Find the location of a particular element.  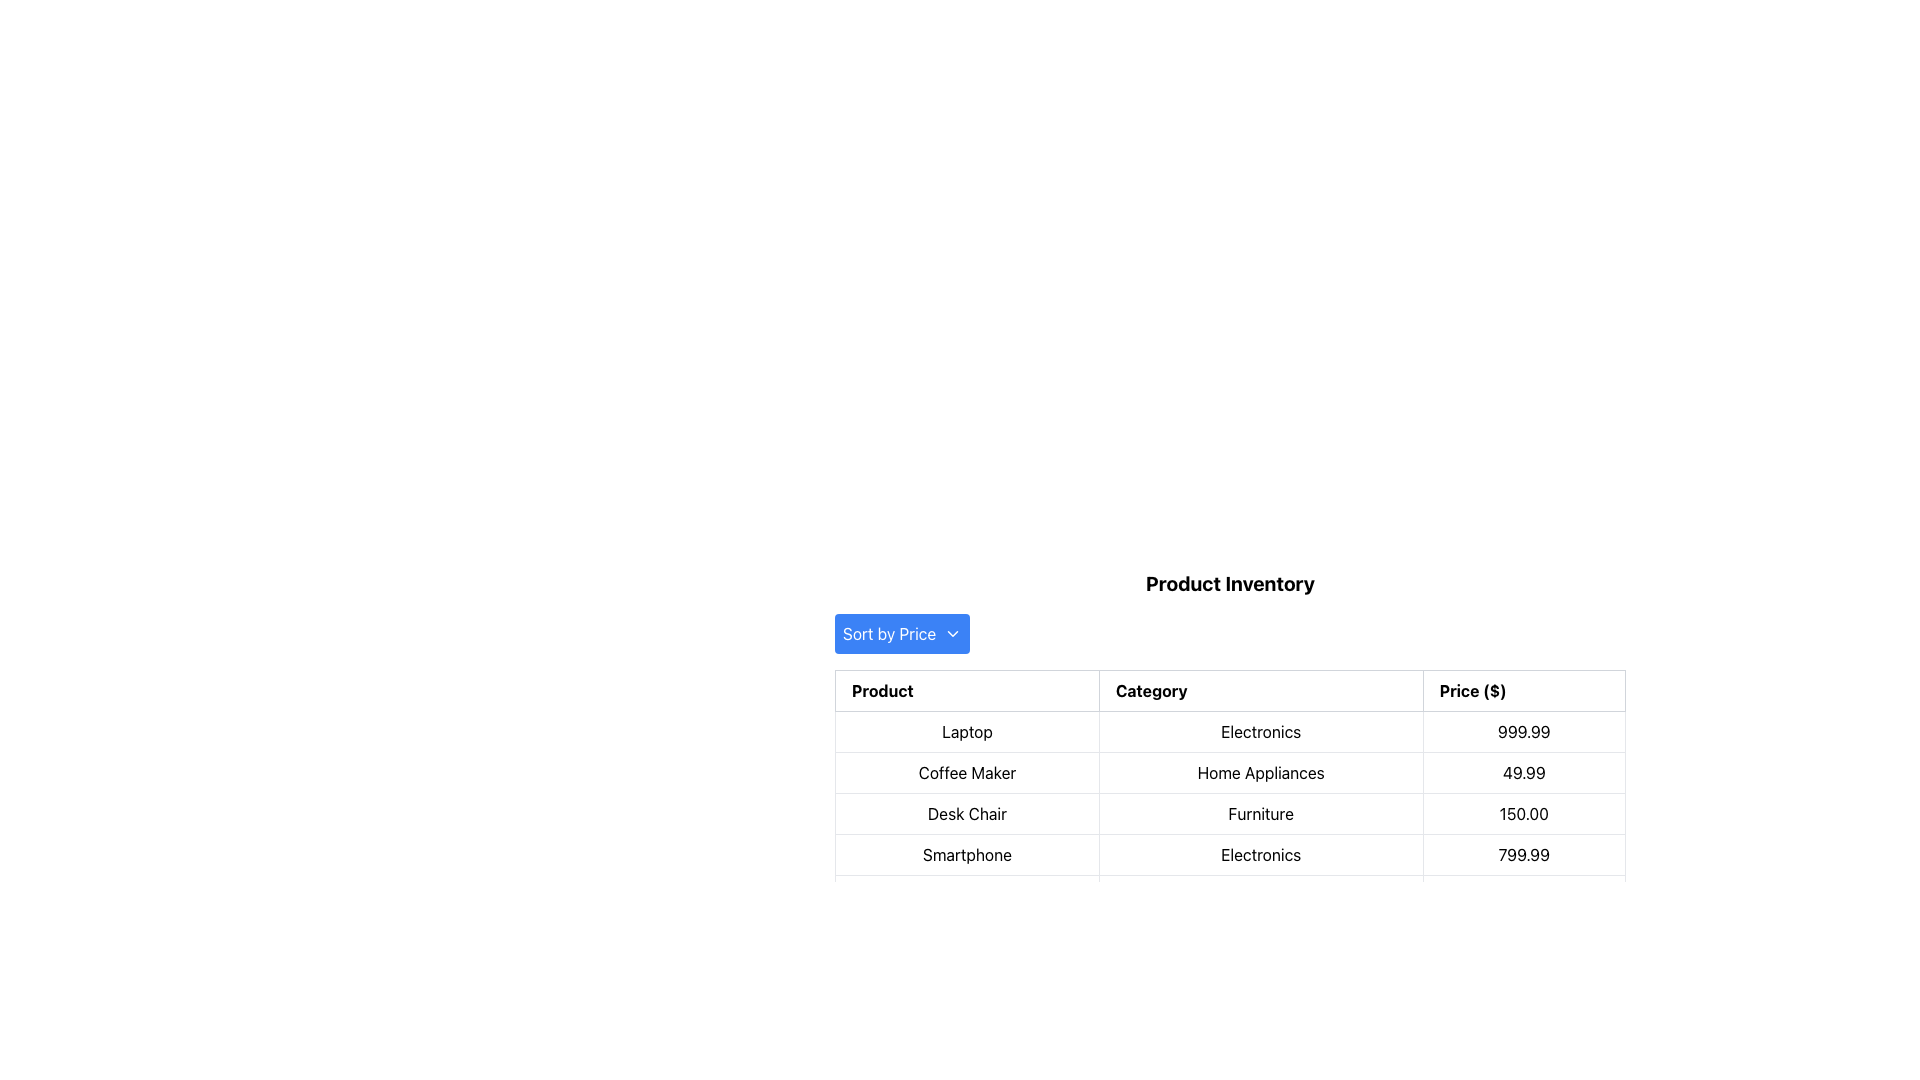

the static text '49.99' located in the 'Price' column of the 'Product Inventory' table, which is in the third column of the second row, aligned with 'Home Appliances' and 'Coffee Maker' is located at coordinates (1523, 771).